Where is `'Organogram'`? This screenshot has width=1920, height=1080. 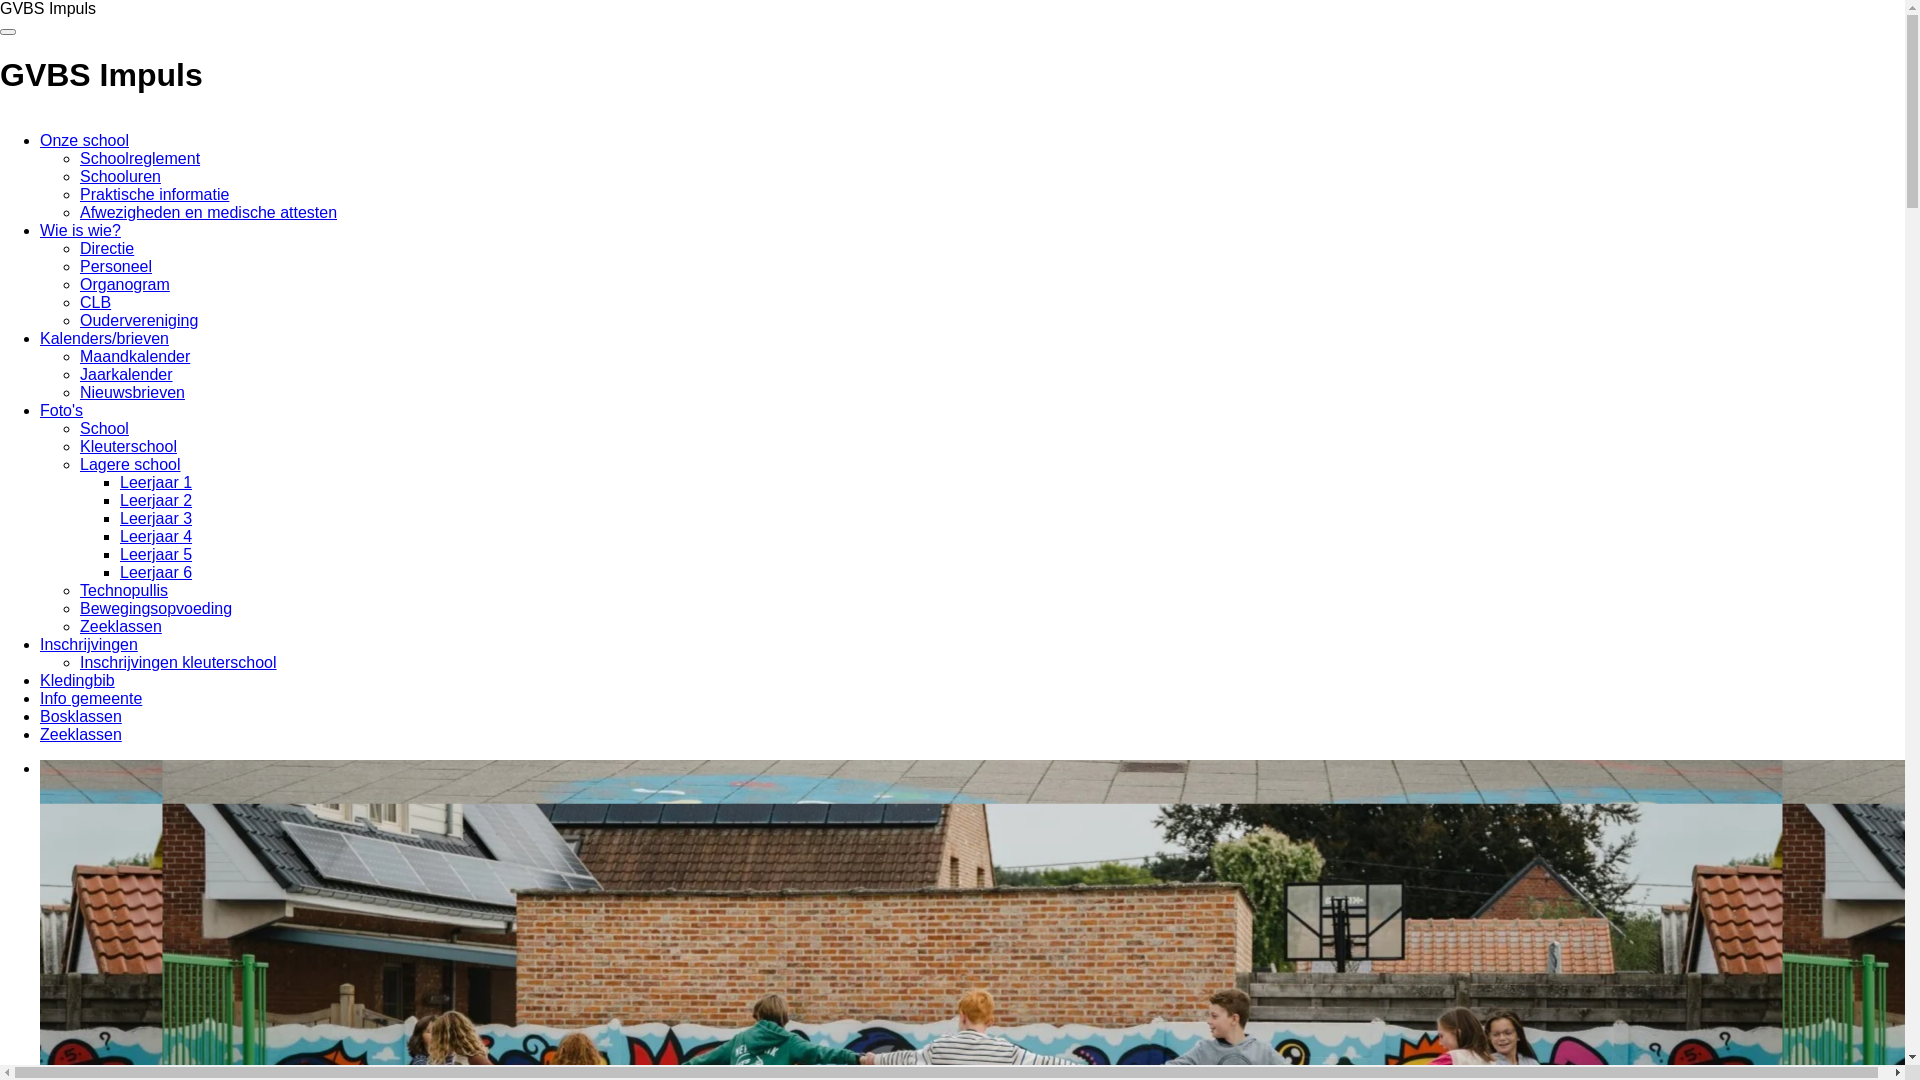
'Organogram' is located at coordinates (80, 284).